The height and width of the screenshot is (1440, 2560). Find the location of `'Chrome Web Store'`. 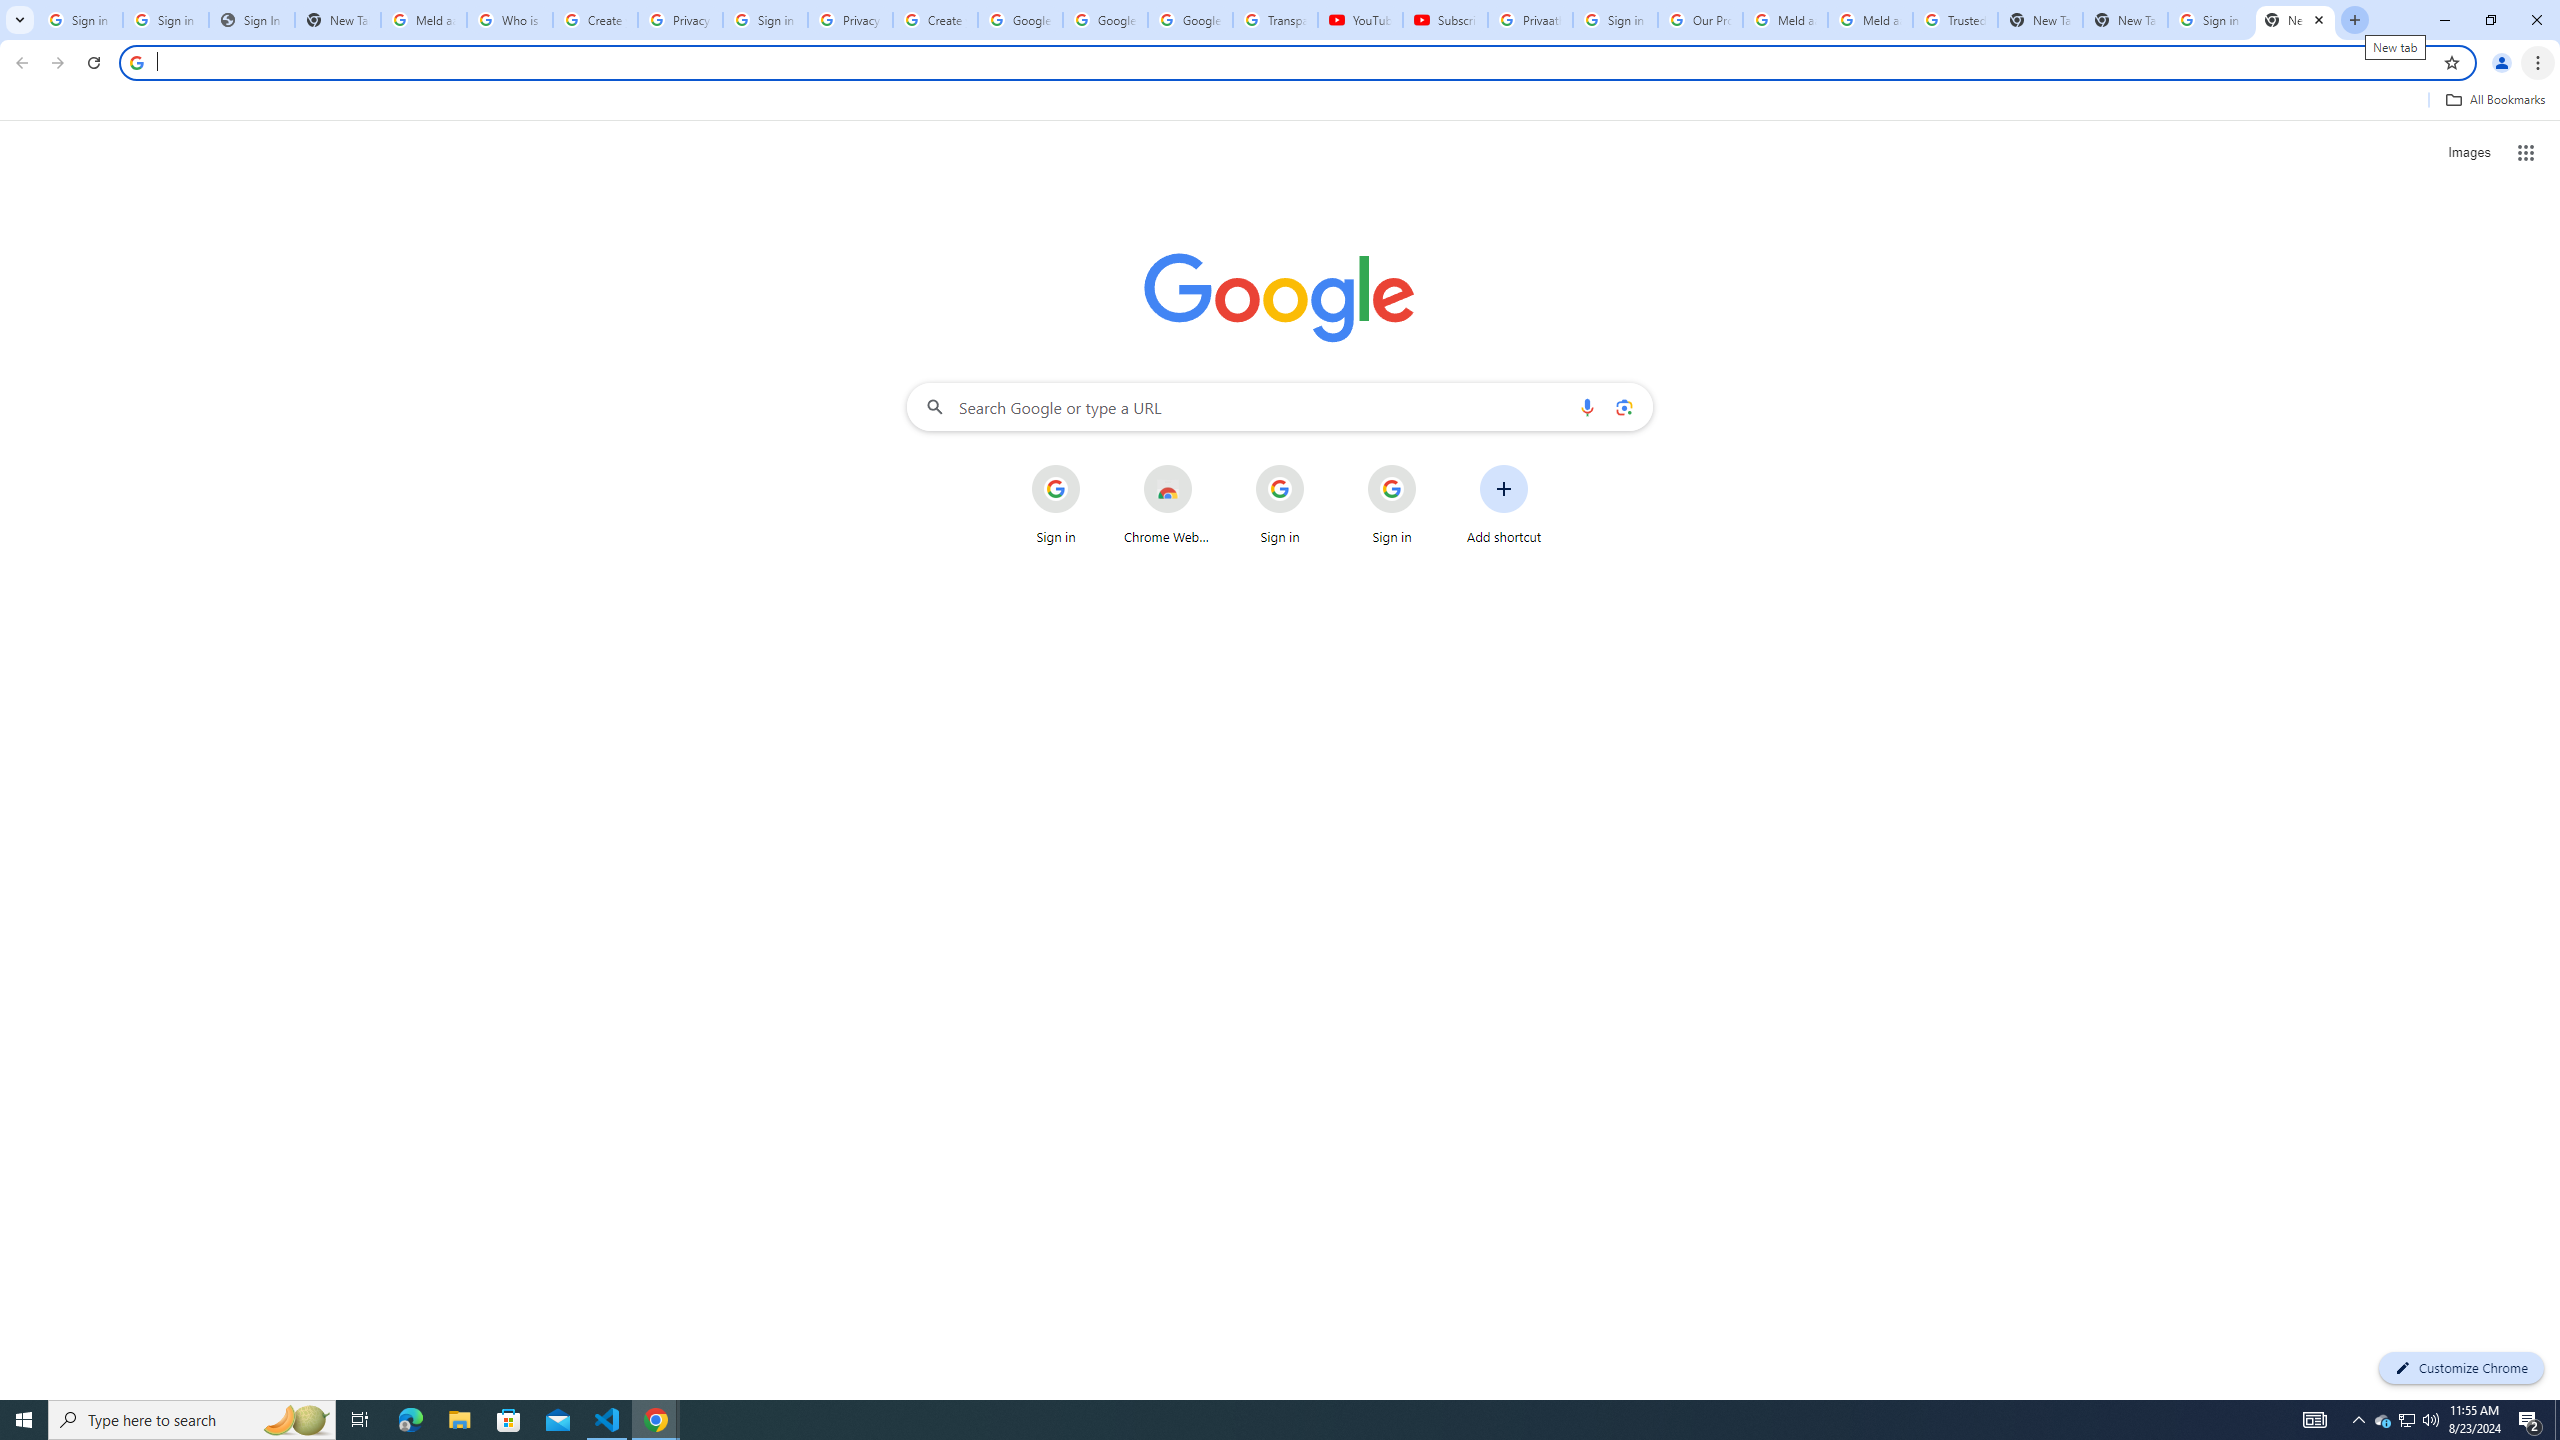

'Chrome Web Store' is located at coordinates (1166, 505).